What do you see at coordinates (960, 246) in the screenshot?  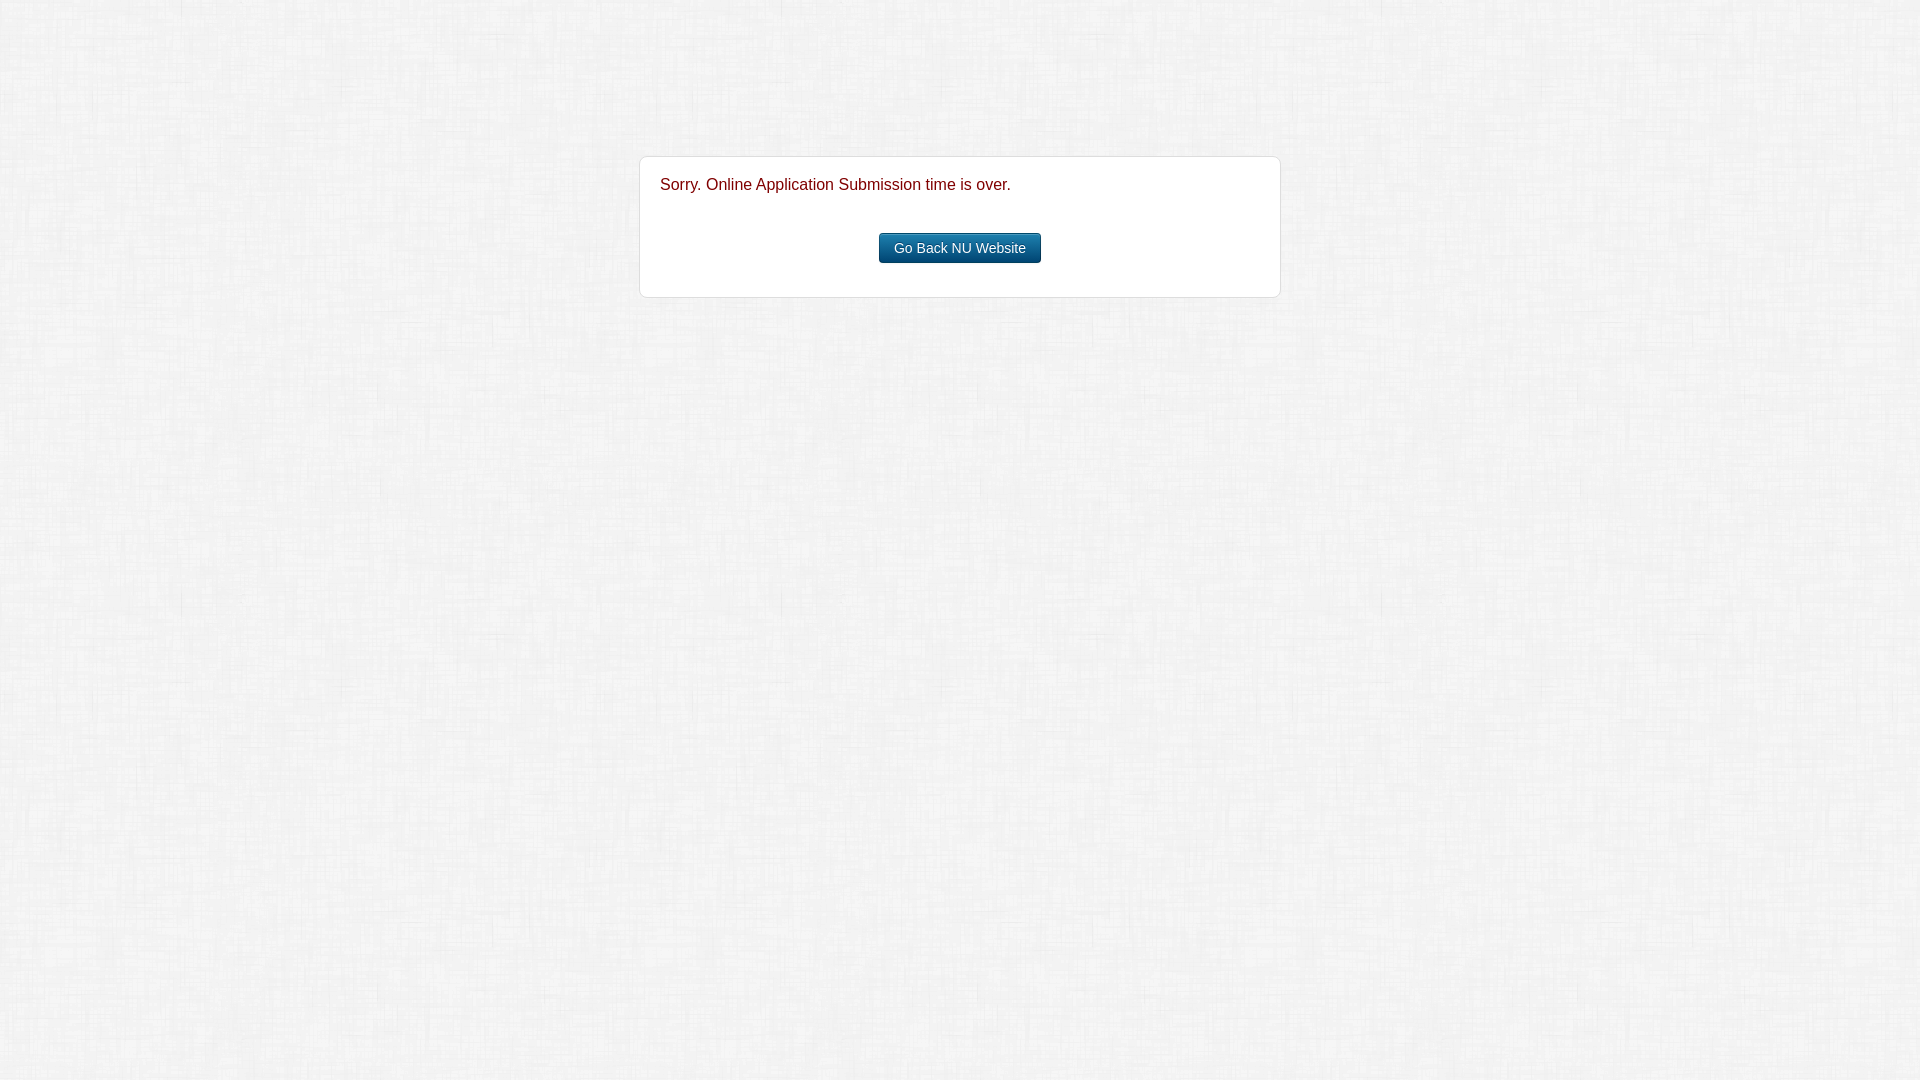 I see `'Go Back NU Website'` at bounding box center [960, 246].